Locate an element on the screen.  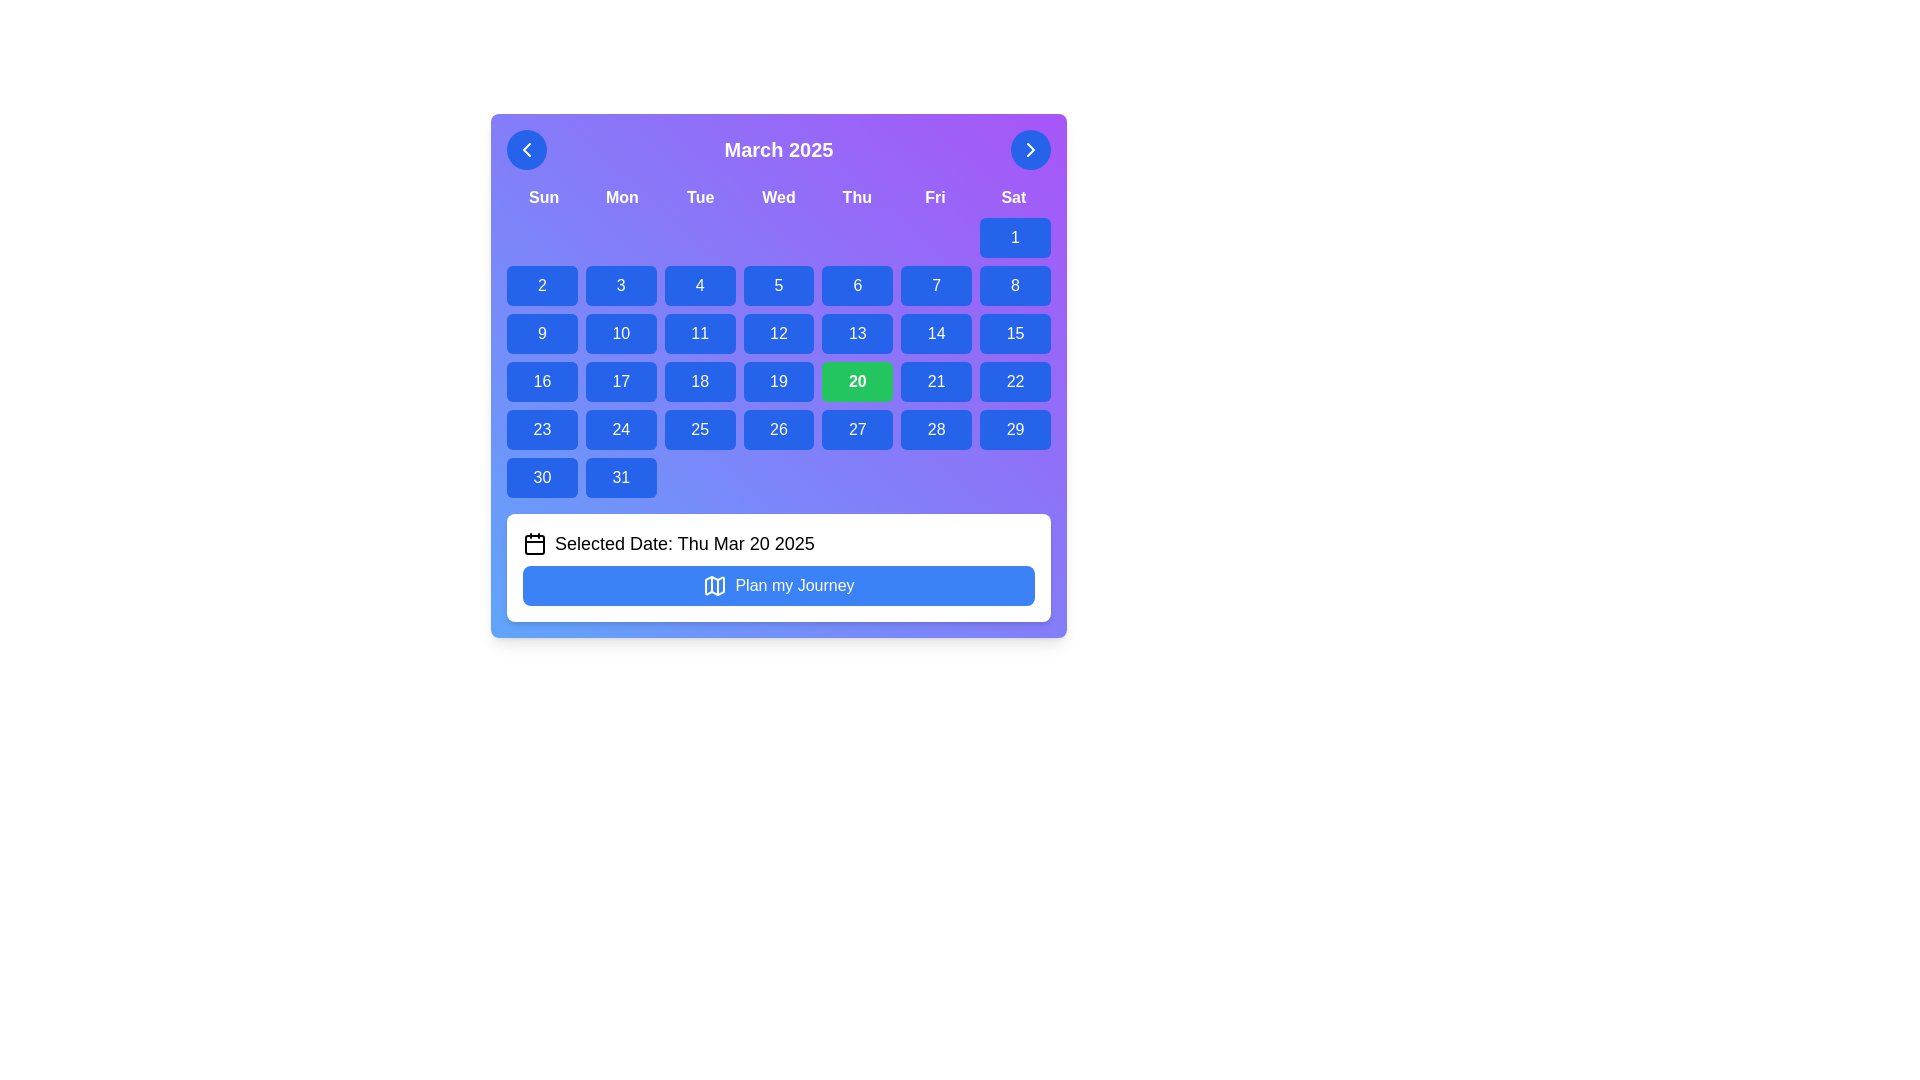
the rounded rectangular button displaying '17' in white on a blue background is located at coordinates (620, 381).